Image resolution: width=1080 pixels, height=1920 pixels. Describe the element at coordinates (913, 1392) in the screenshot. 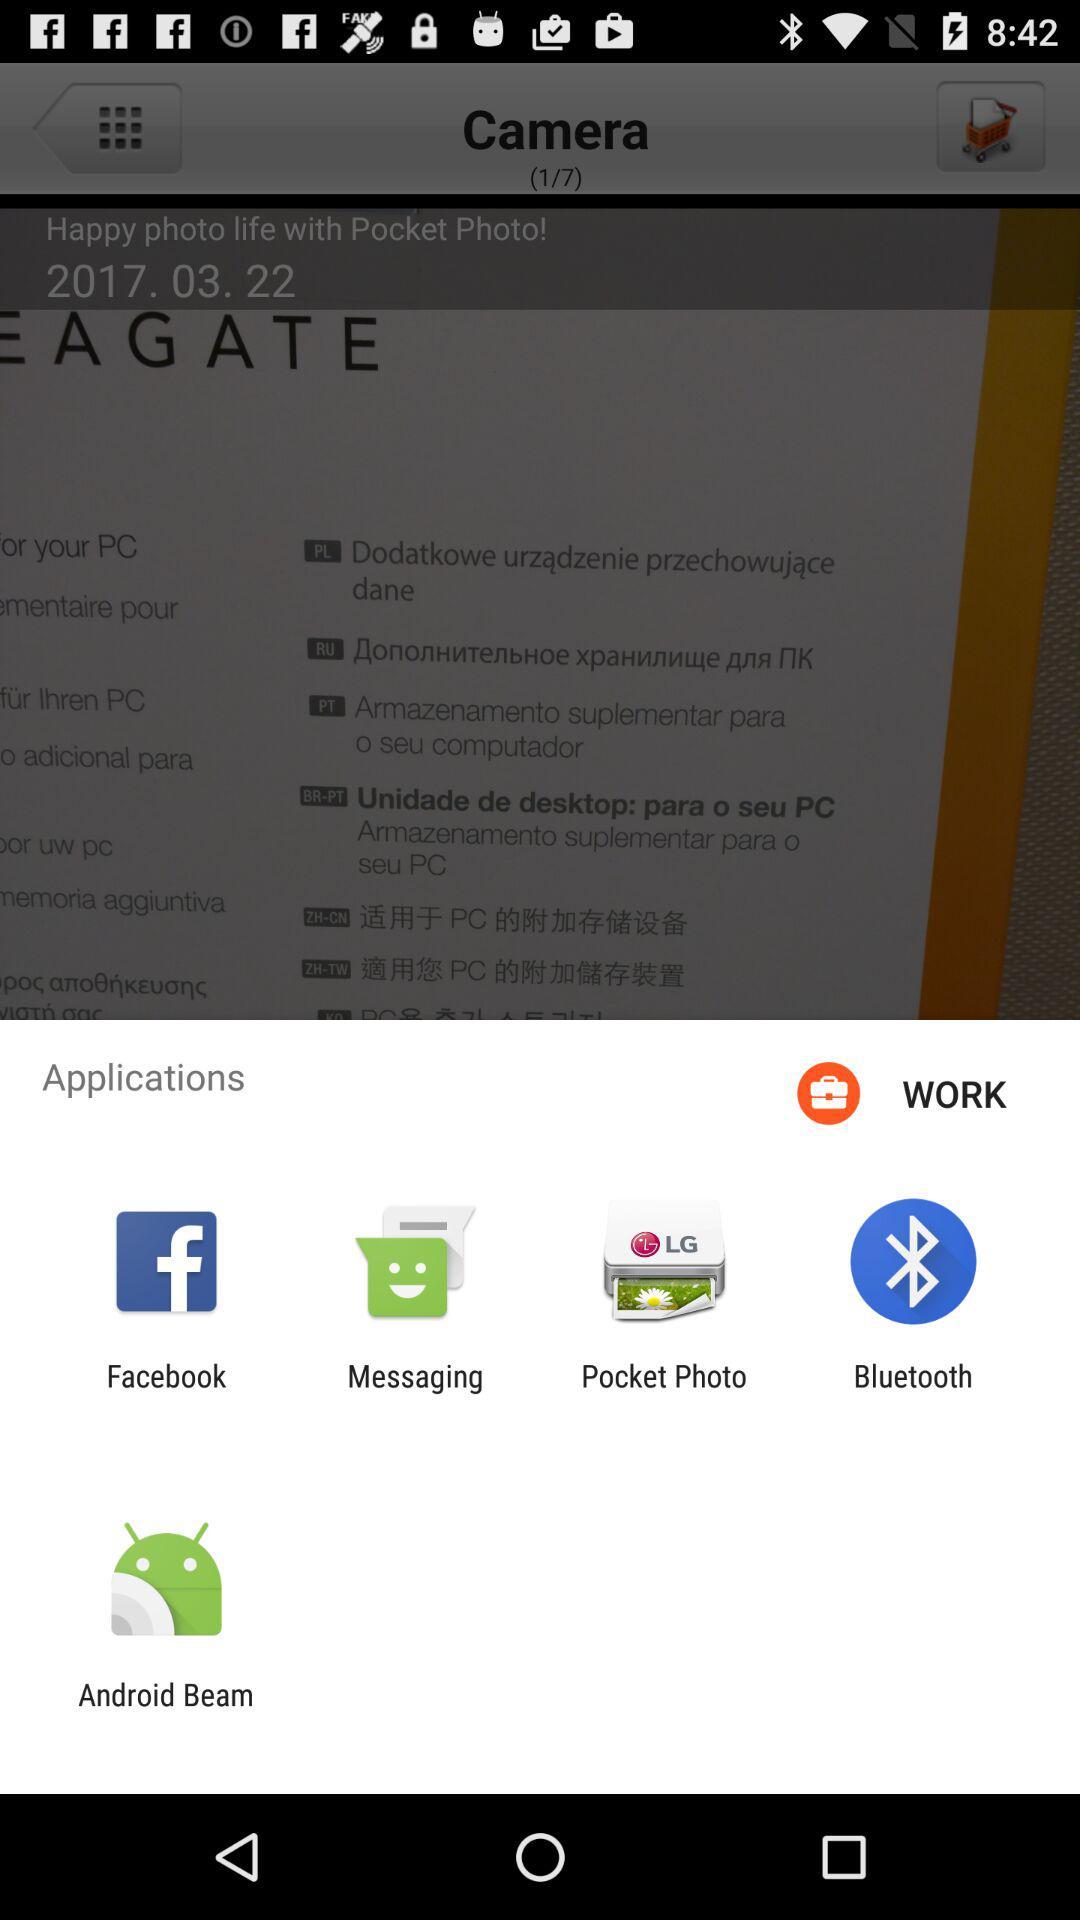

I see `icon at the bottom right corner` at that location.